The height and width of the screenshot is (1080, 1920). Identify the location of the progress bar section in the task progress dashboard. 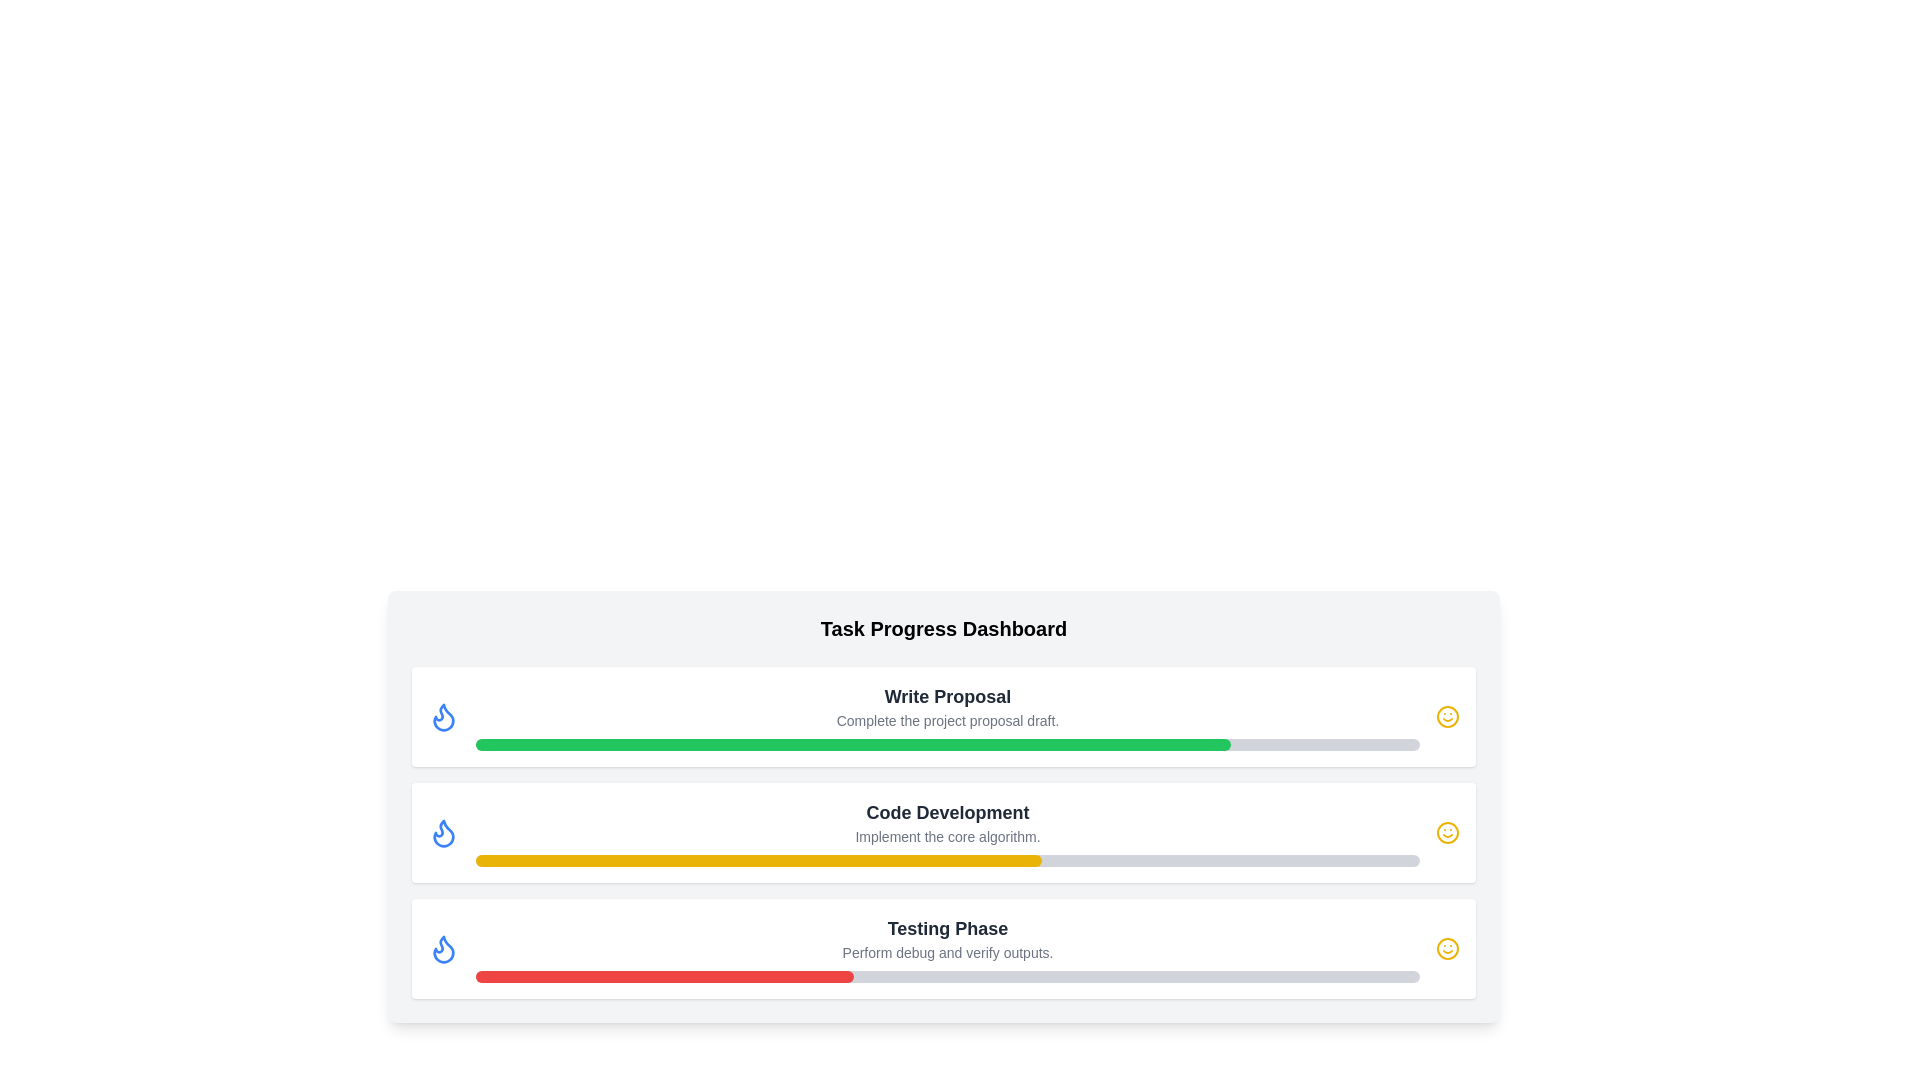
(947, 947).